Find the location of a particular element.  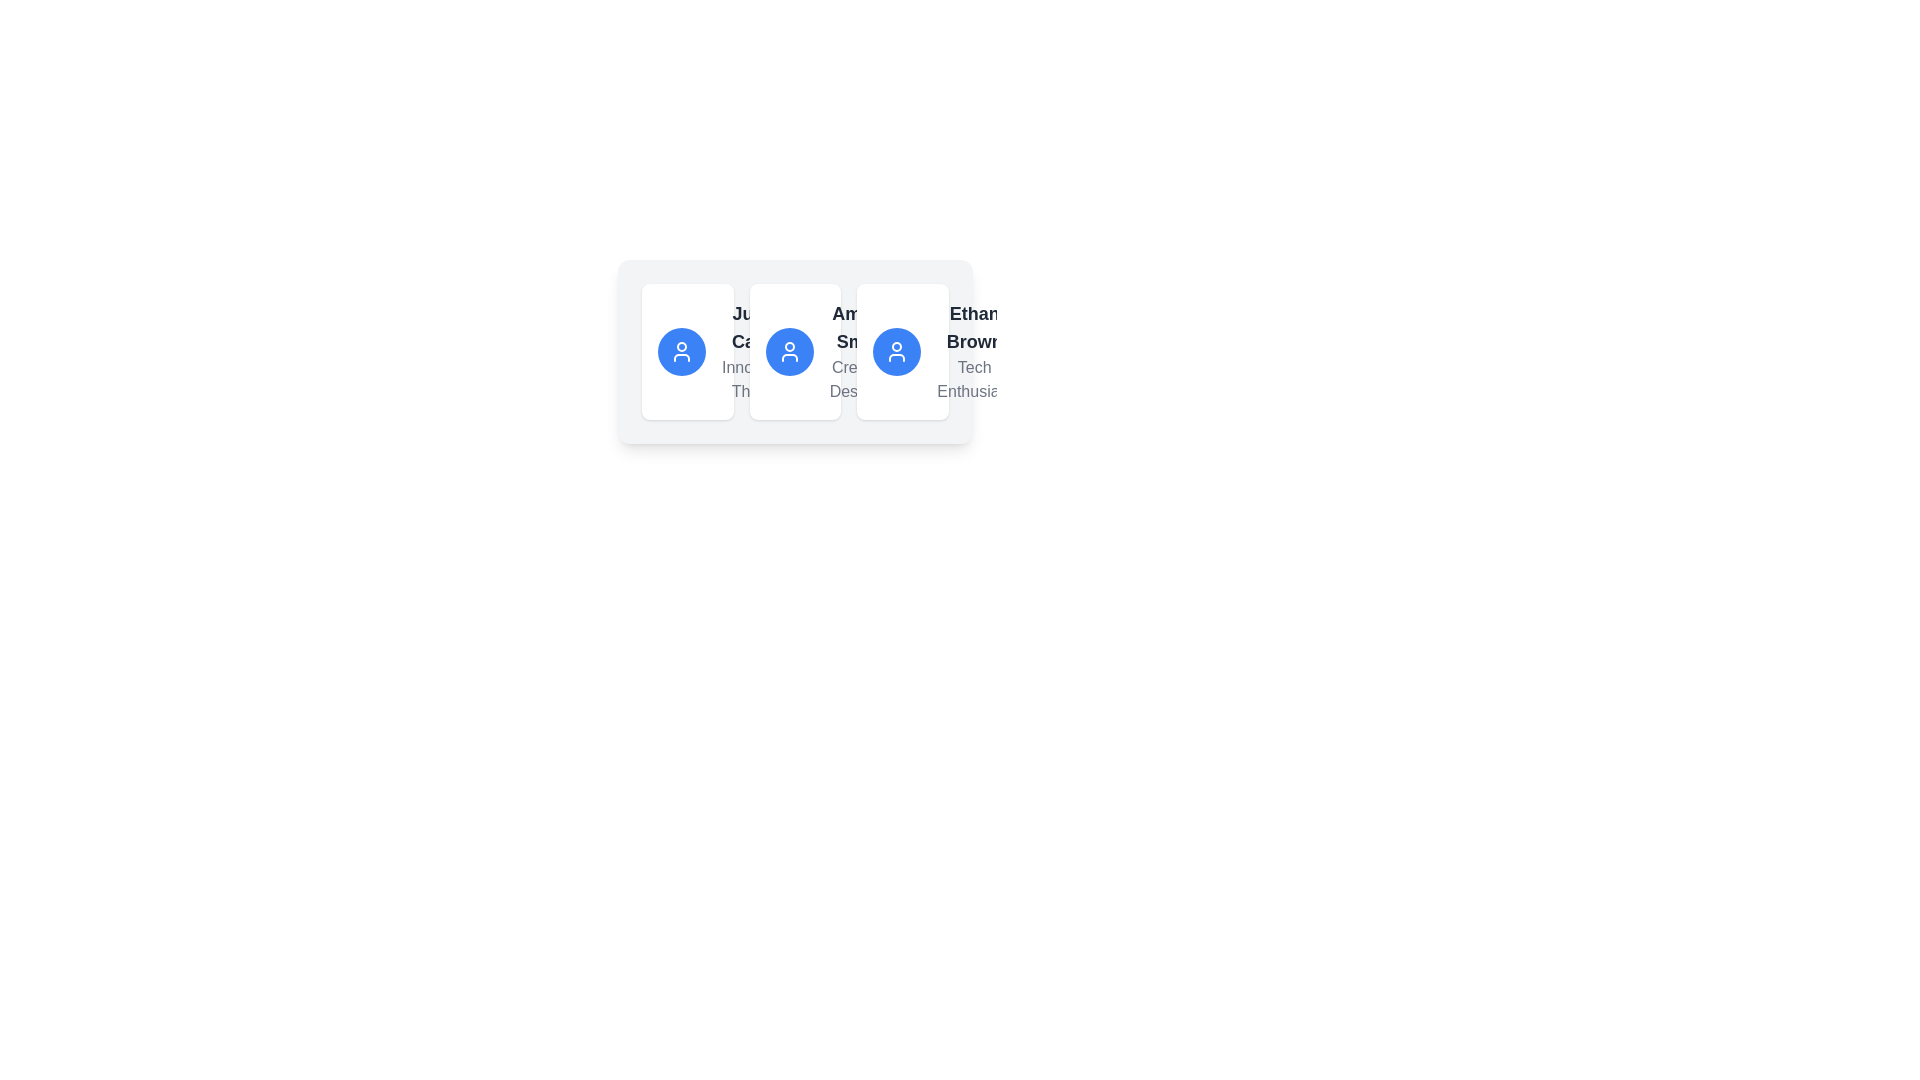

text from the label displaying 'Amelia Smith' in bold, prominent style located at the top part of the second card layout is located at coordinates (861, 326).